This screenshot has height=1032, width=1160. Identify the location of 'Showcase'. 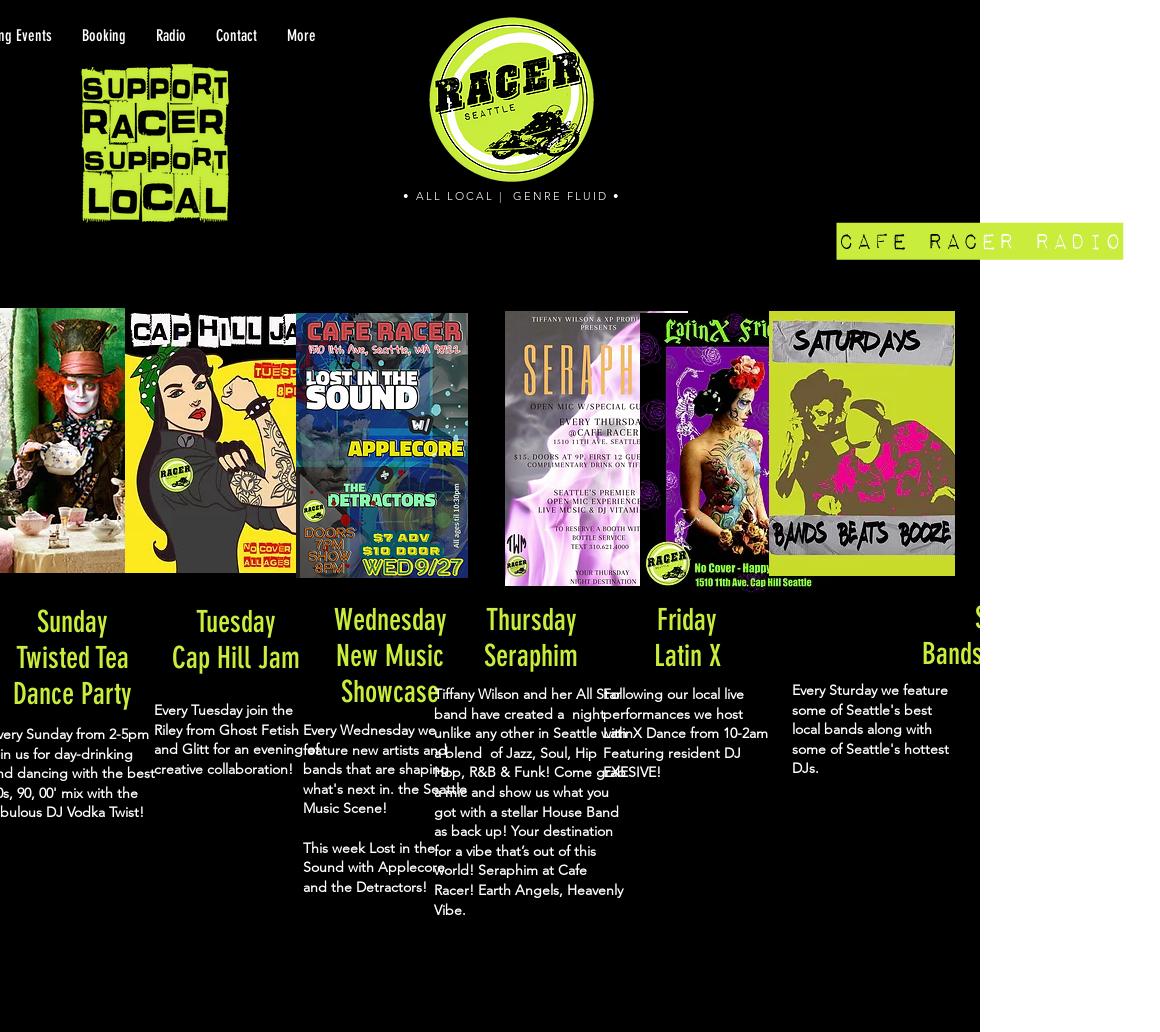
(388, 690).